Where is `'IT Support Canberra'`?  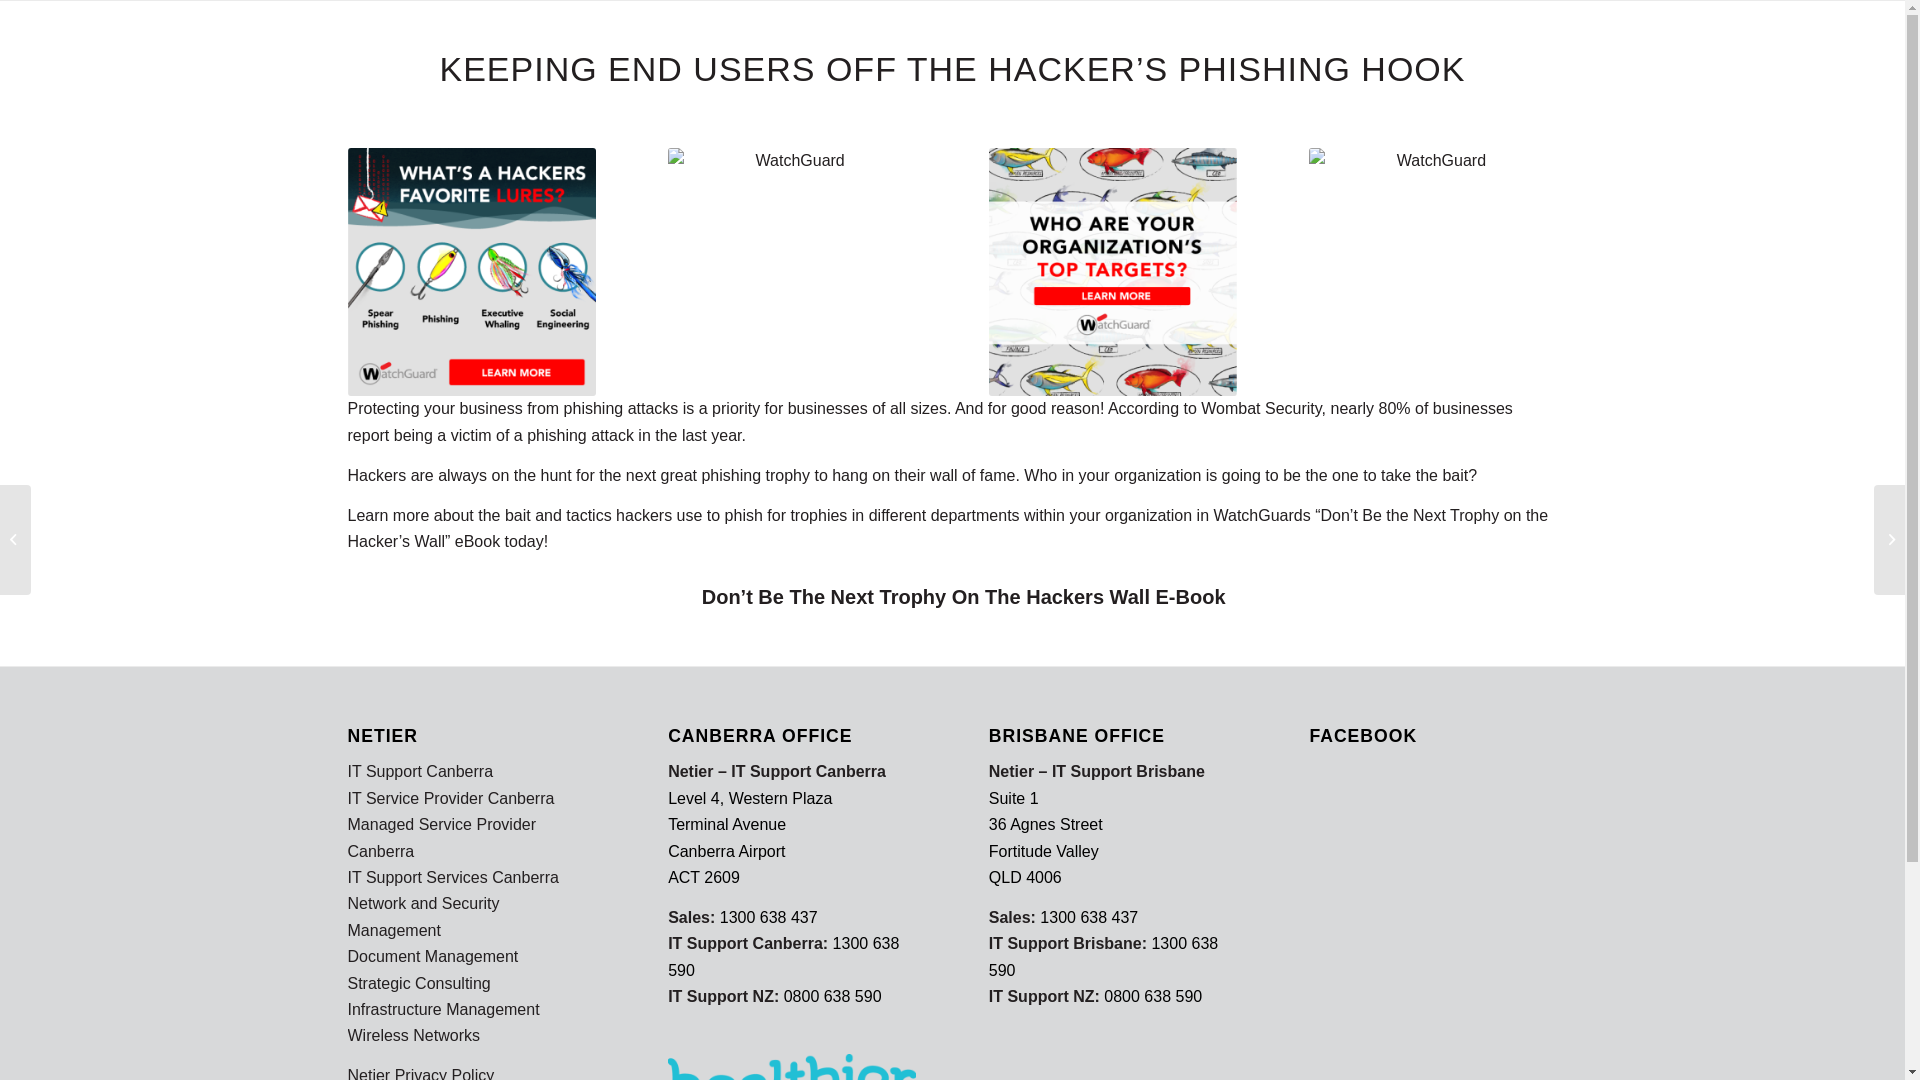
'IT Support Canberra' is located at coordinates (420, 770).